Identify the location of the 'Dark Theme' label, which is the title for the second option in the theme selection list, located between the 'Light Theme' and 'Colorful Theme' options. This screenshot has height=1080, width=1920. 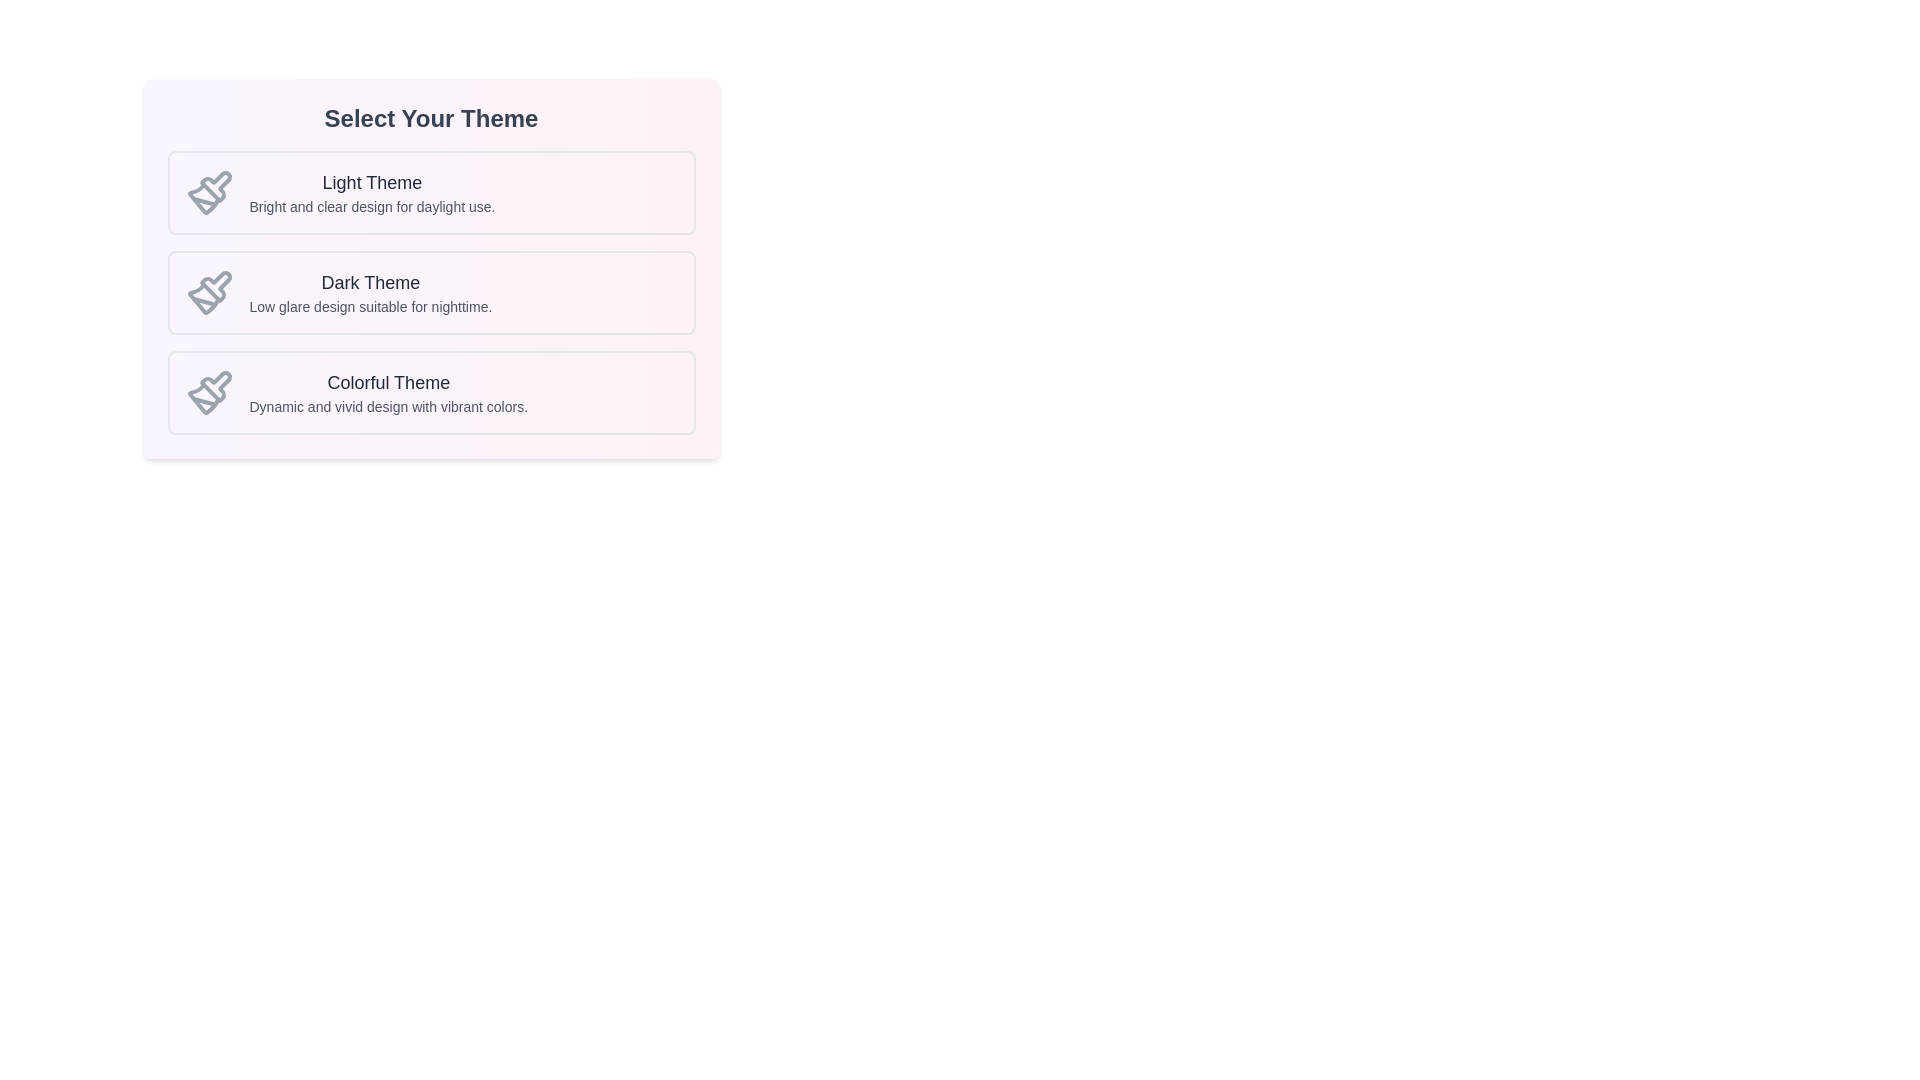
(370, 282).